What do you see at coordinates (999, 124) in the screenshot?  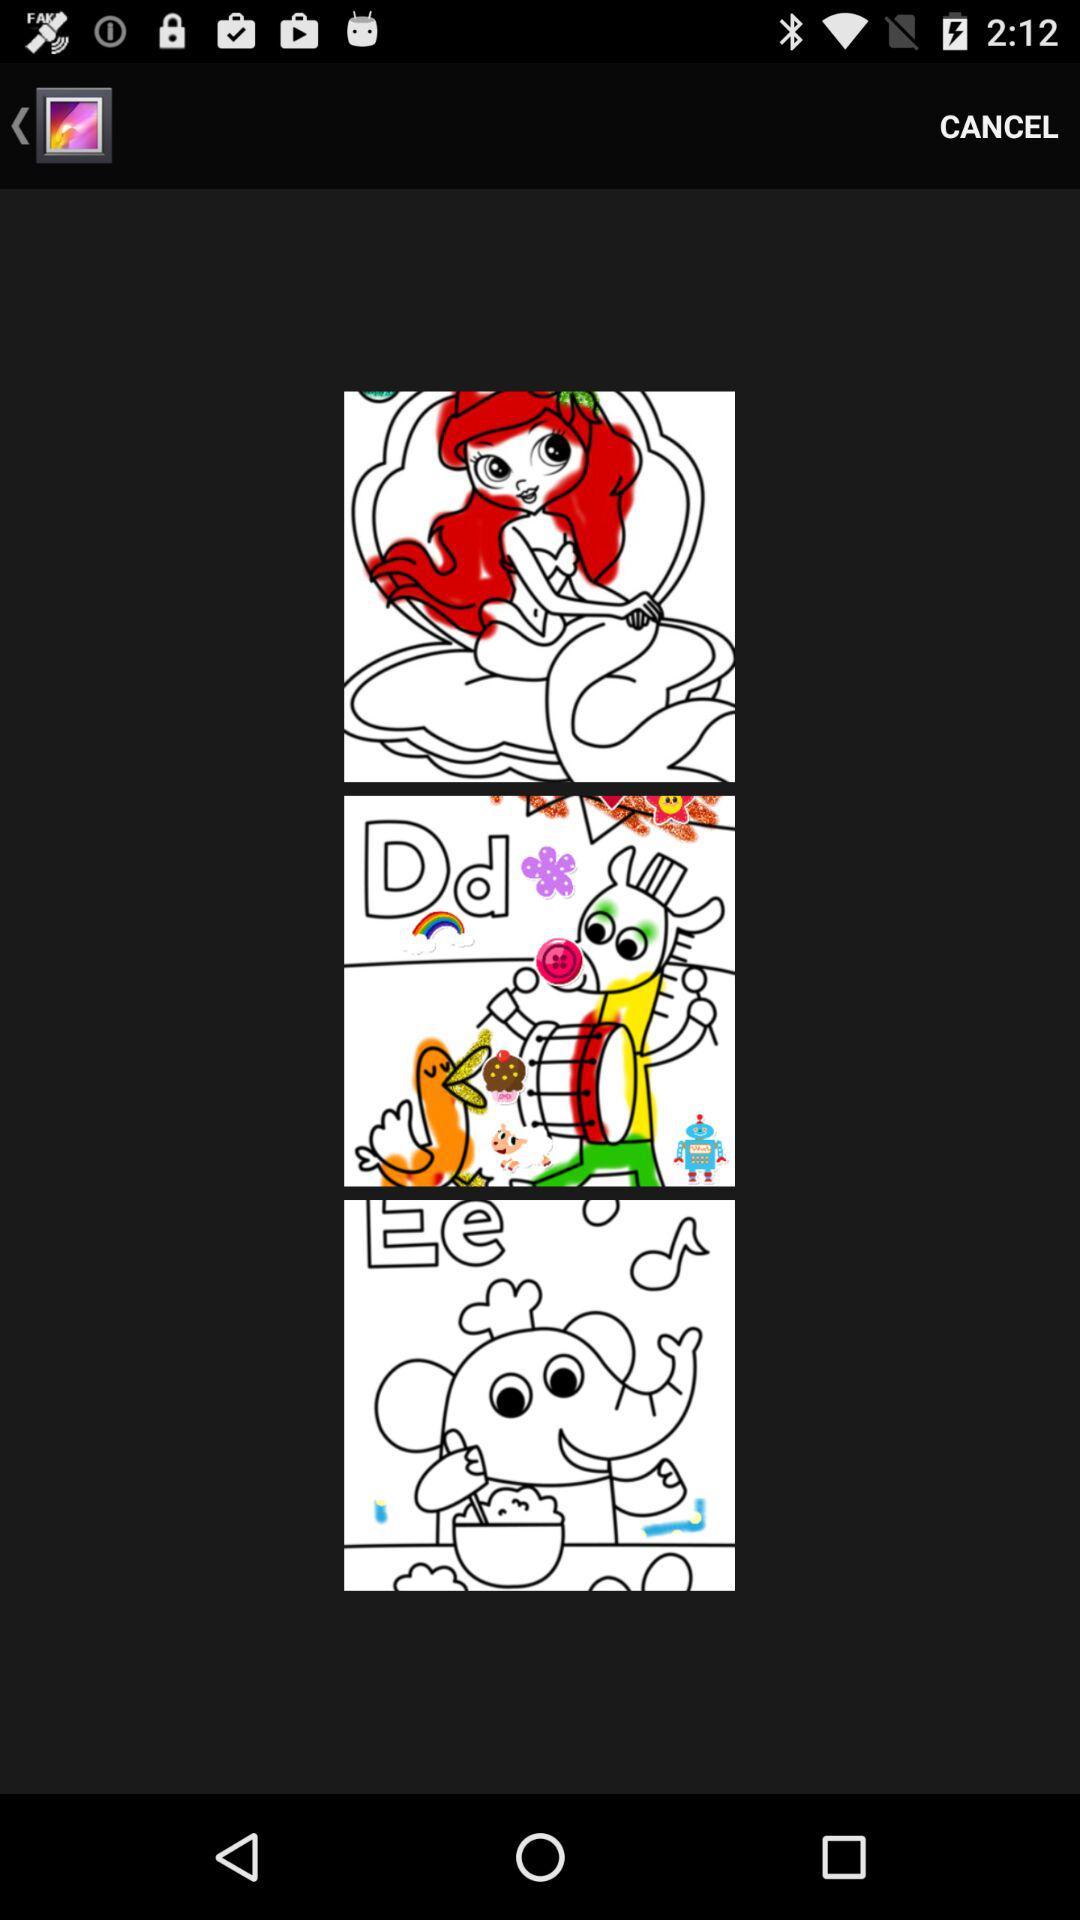 I see `cancel` at bounding box center [999, 124].